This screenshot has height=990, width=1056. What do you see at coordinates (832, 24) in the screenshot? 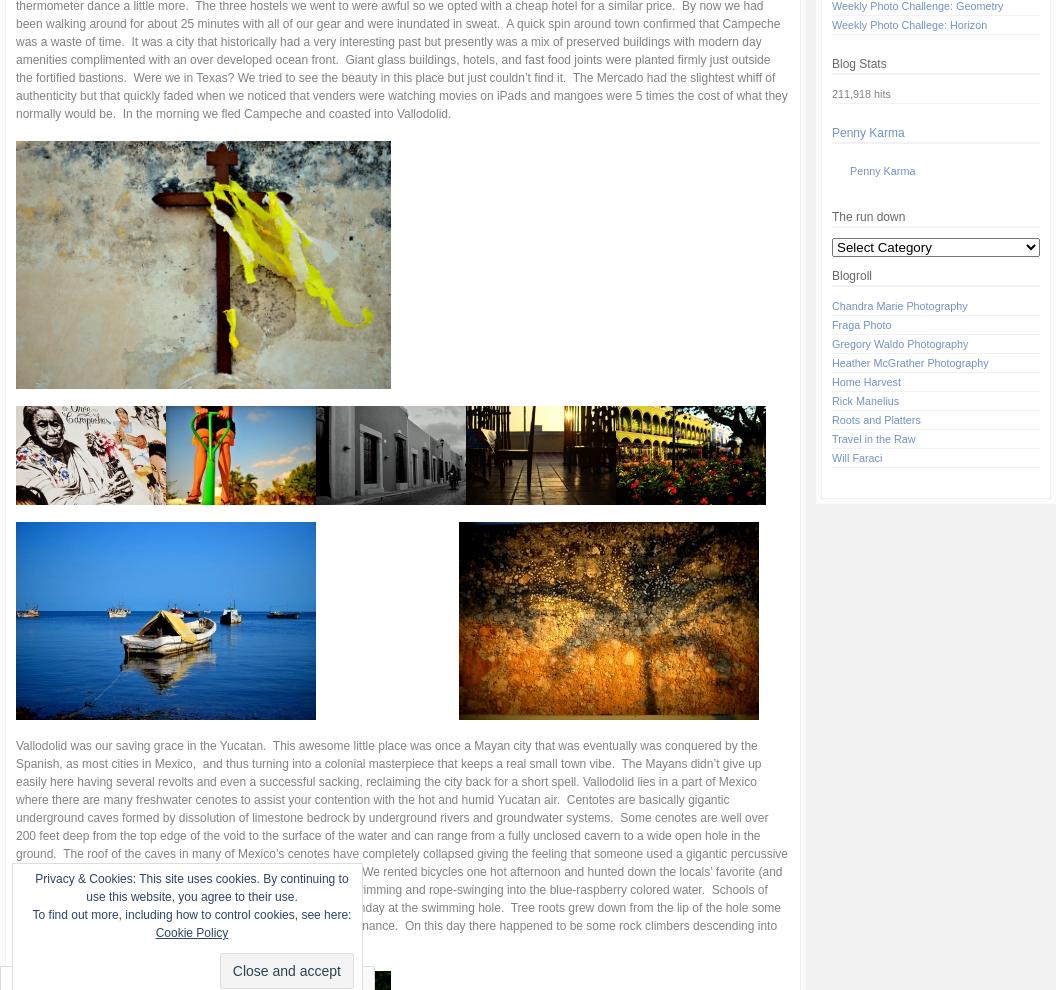
I see `'Weekly Photo Challege: Horizon'` at bounding box center [832, 24].